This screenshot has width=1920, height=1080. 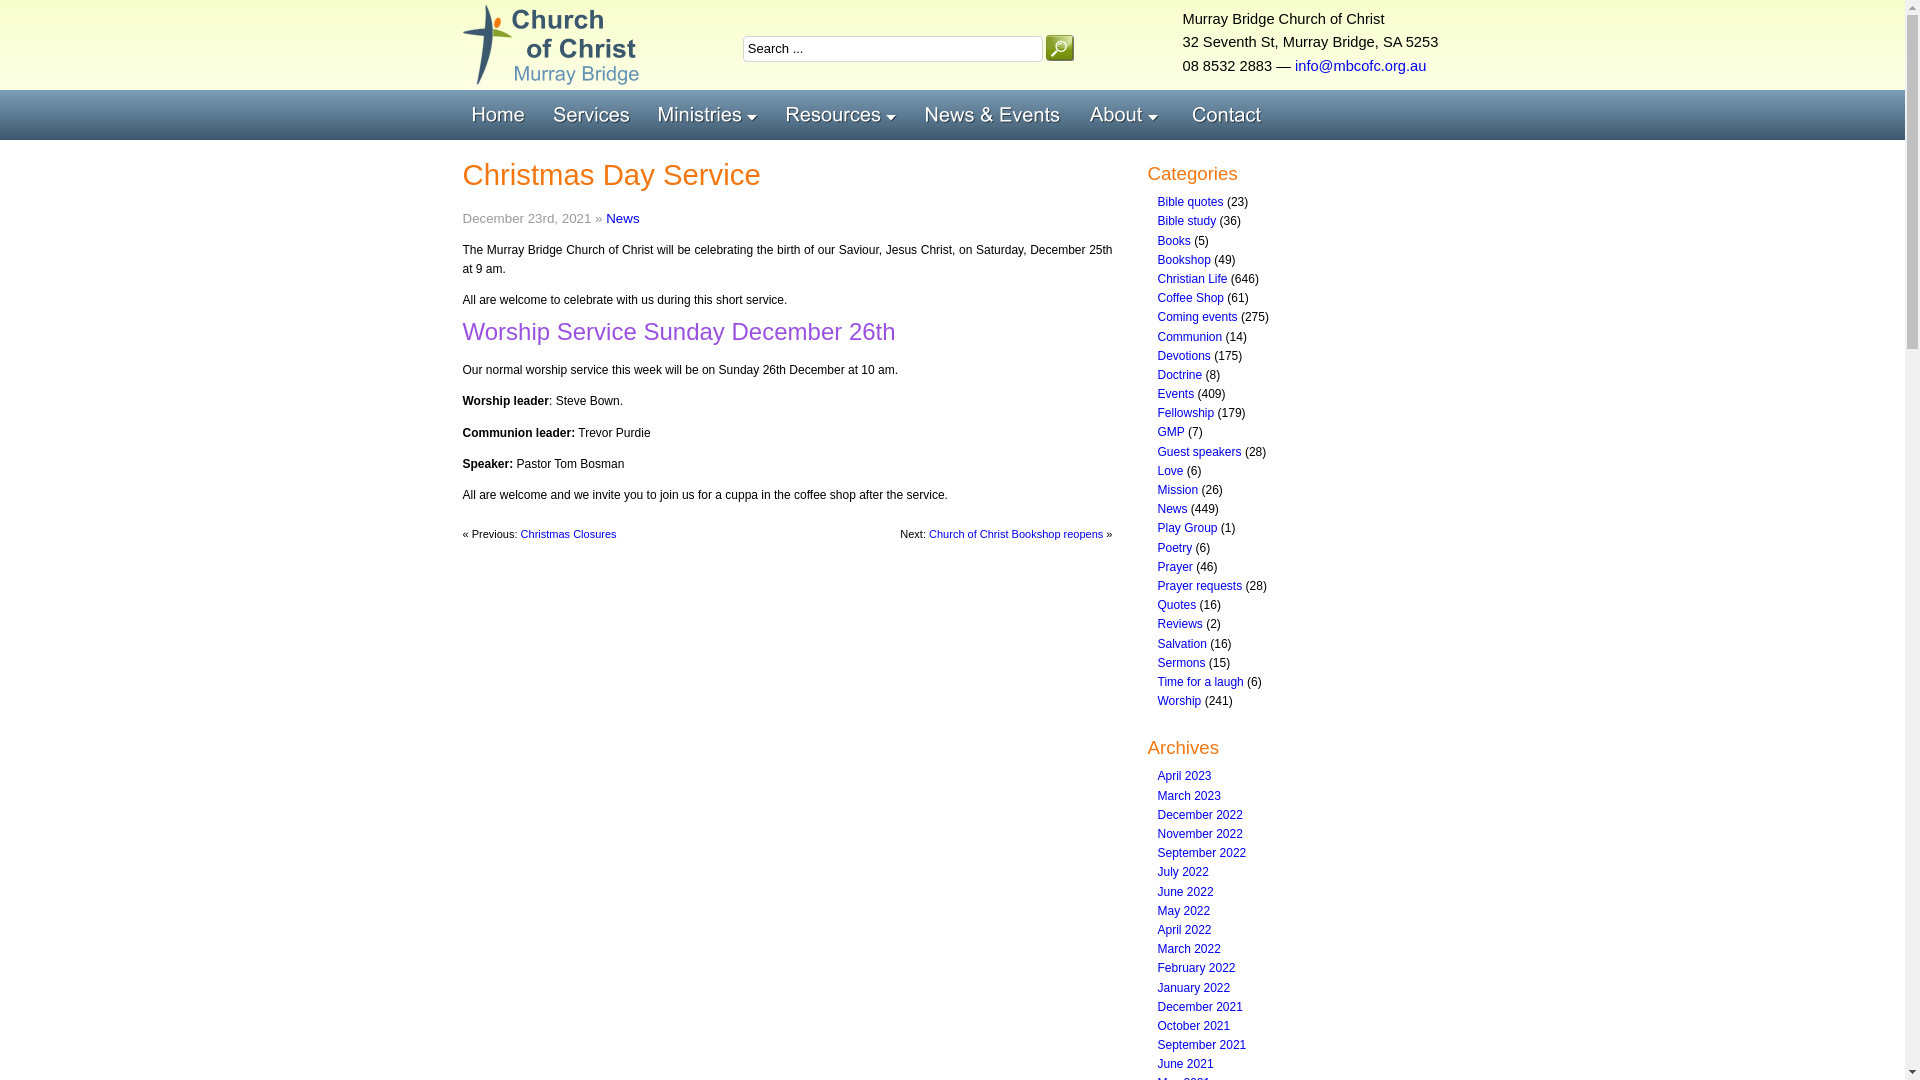 I want to click on 'June 2022', so click(x=1185, y=890).